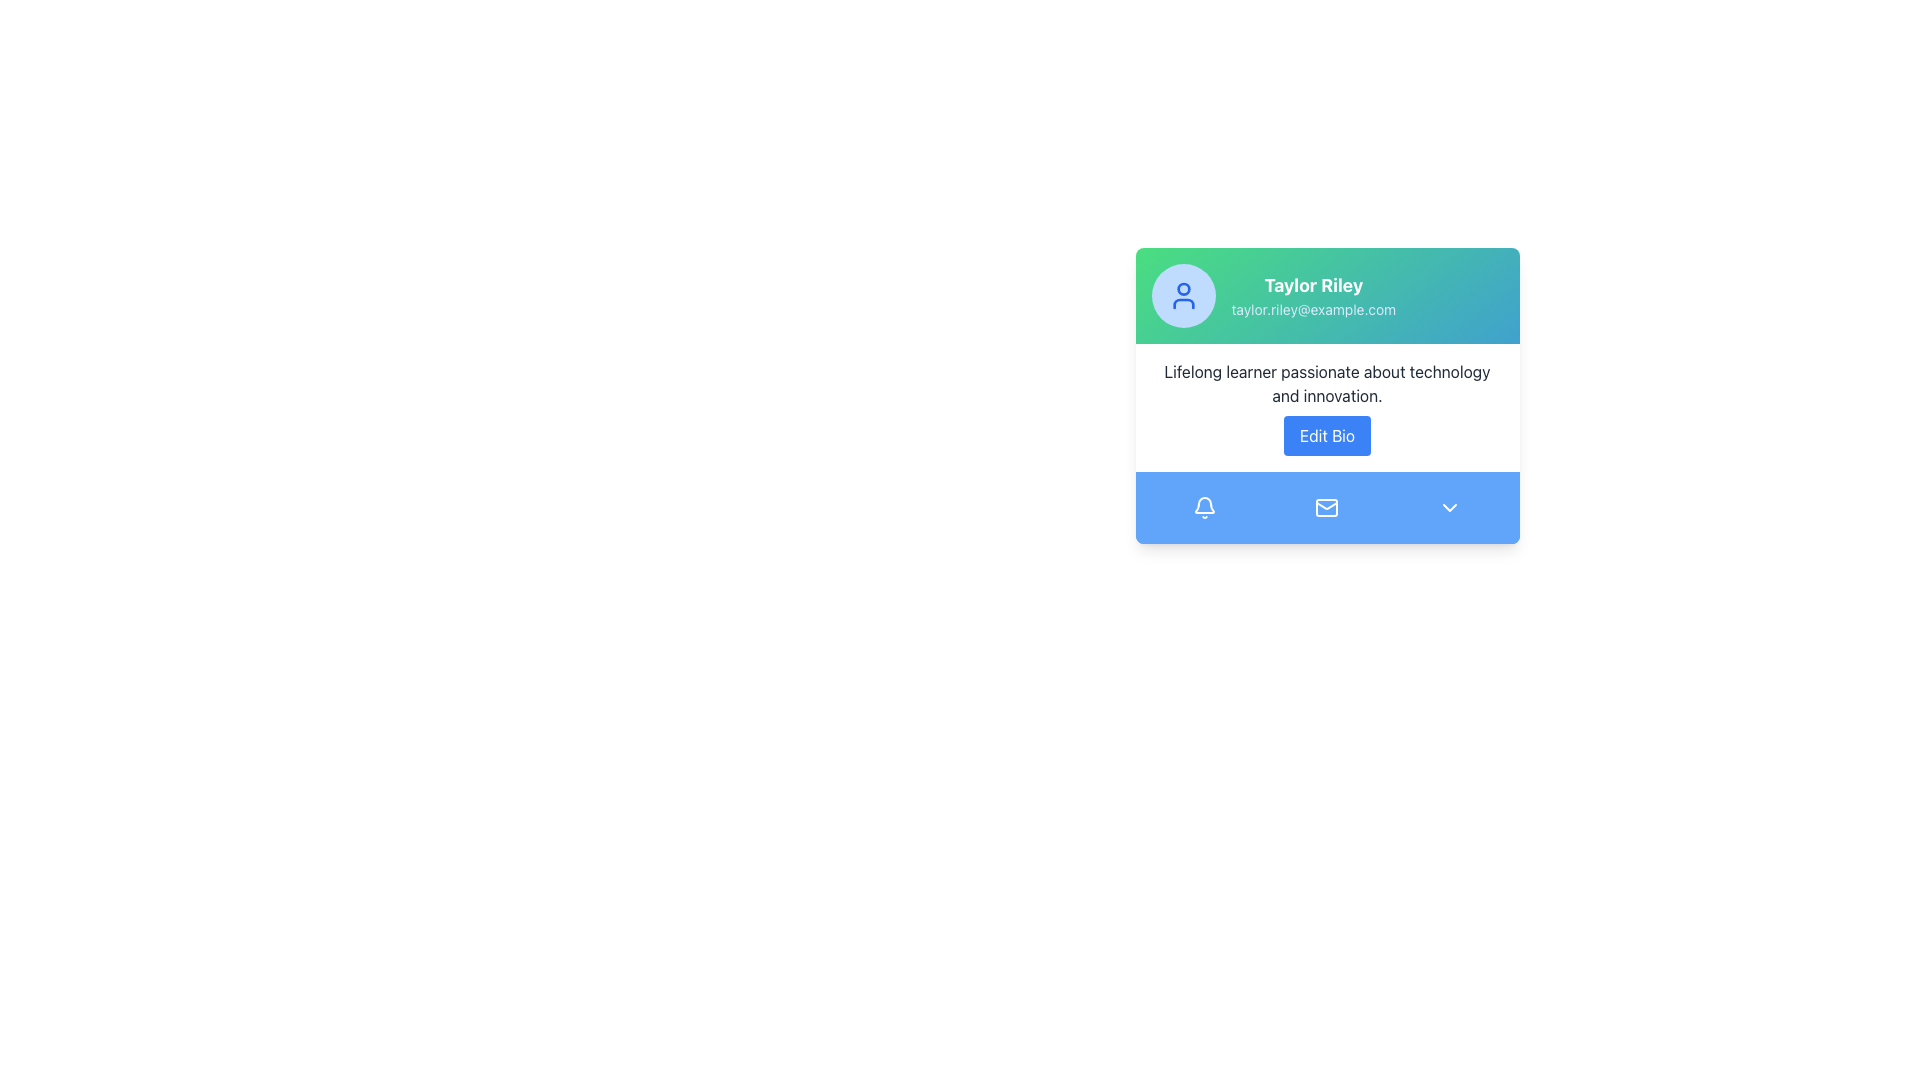 This screenshot has height=1080, width=1920. Describe the element at coordinates (1327, 434) in the screenshot. I see `the 'Edit Bio' button, which has white text on a blue background and is located at the bottom of the profile information card` at that location.